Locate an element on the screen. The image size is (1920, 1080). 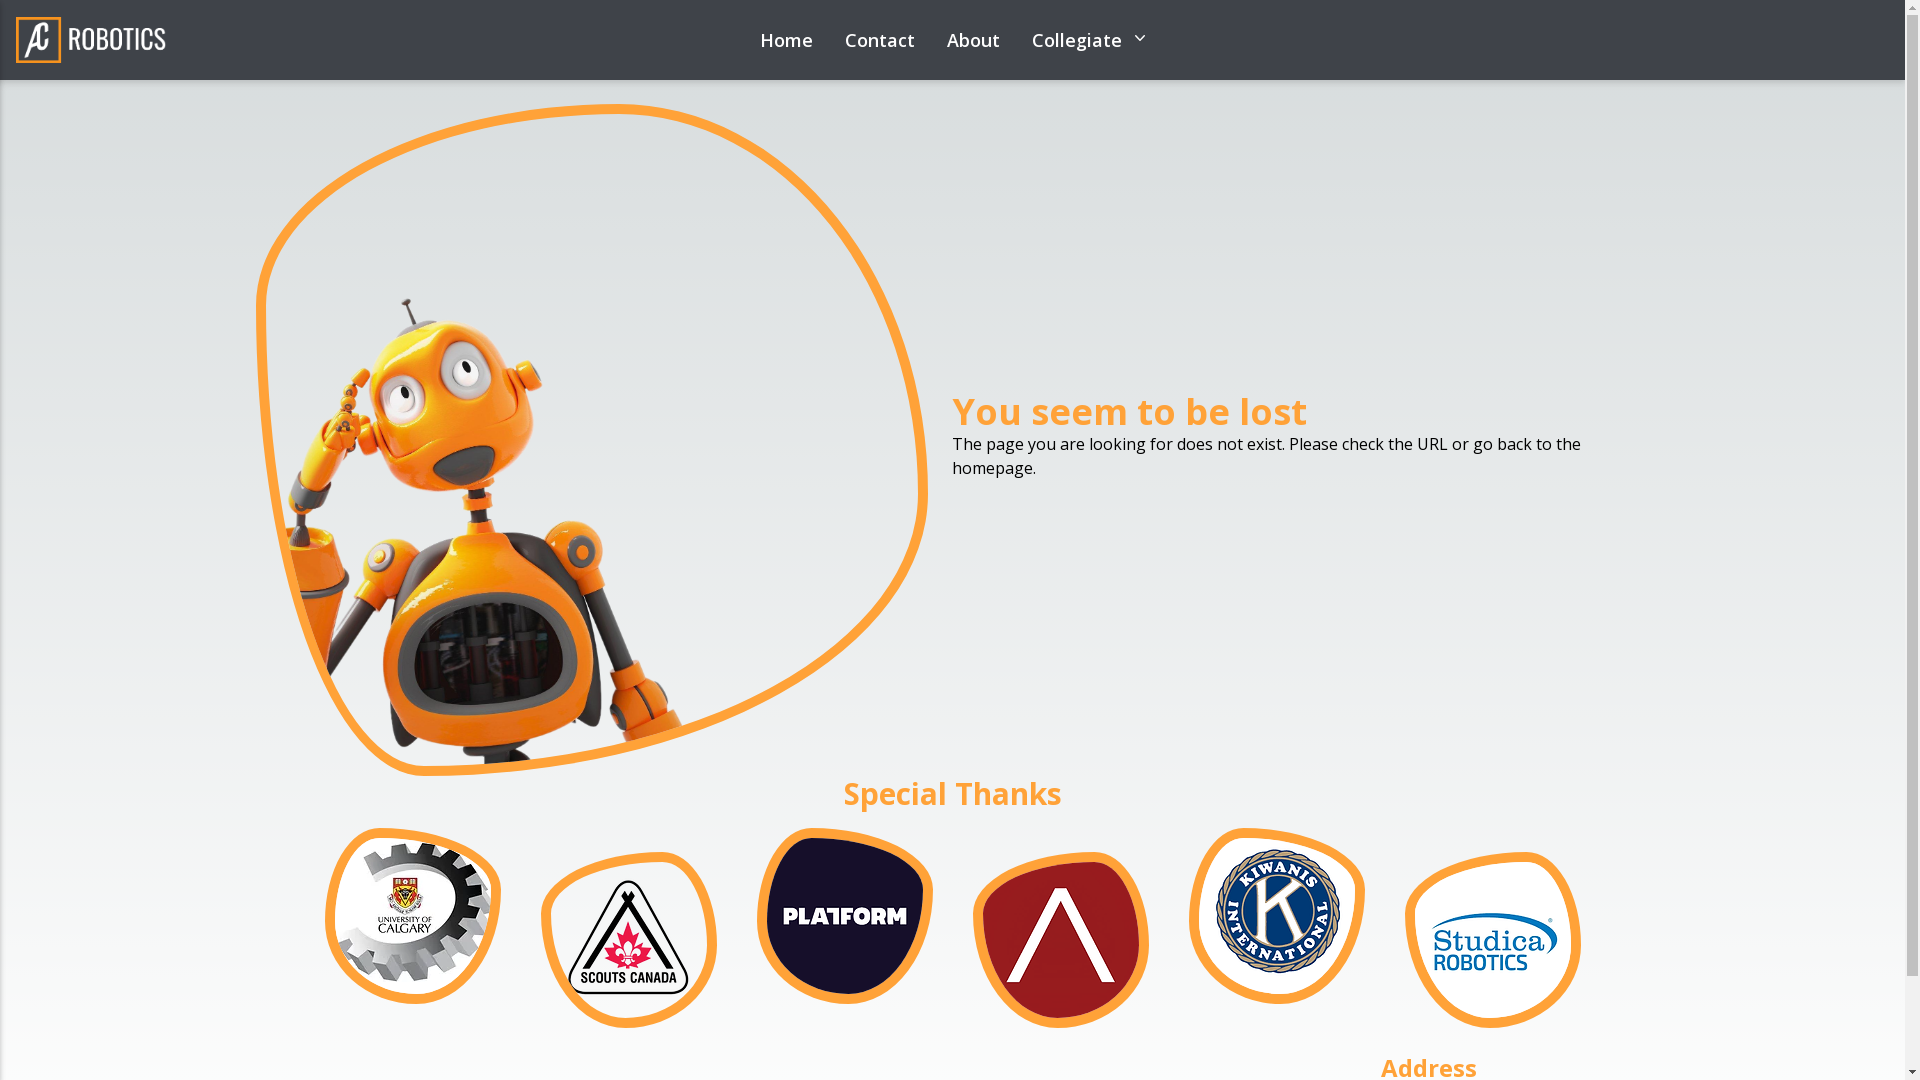
'Contact' is located at coordinates (878, 39).